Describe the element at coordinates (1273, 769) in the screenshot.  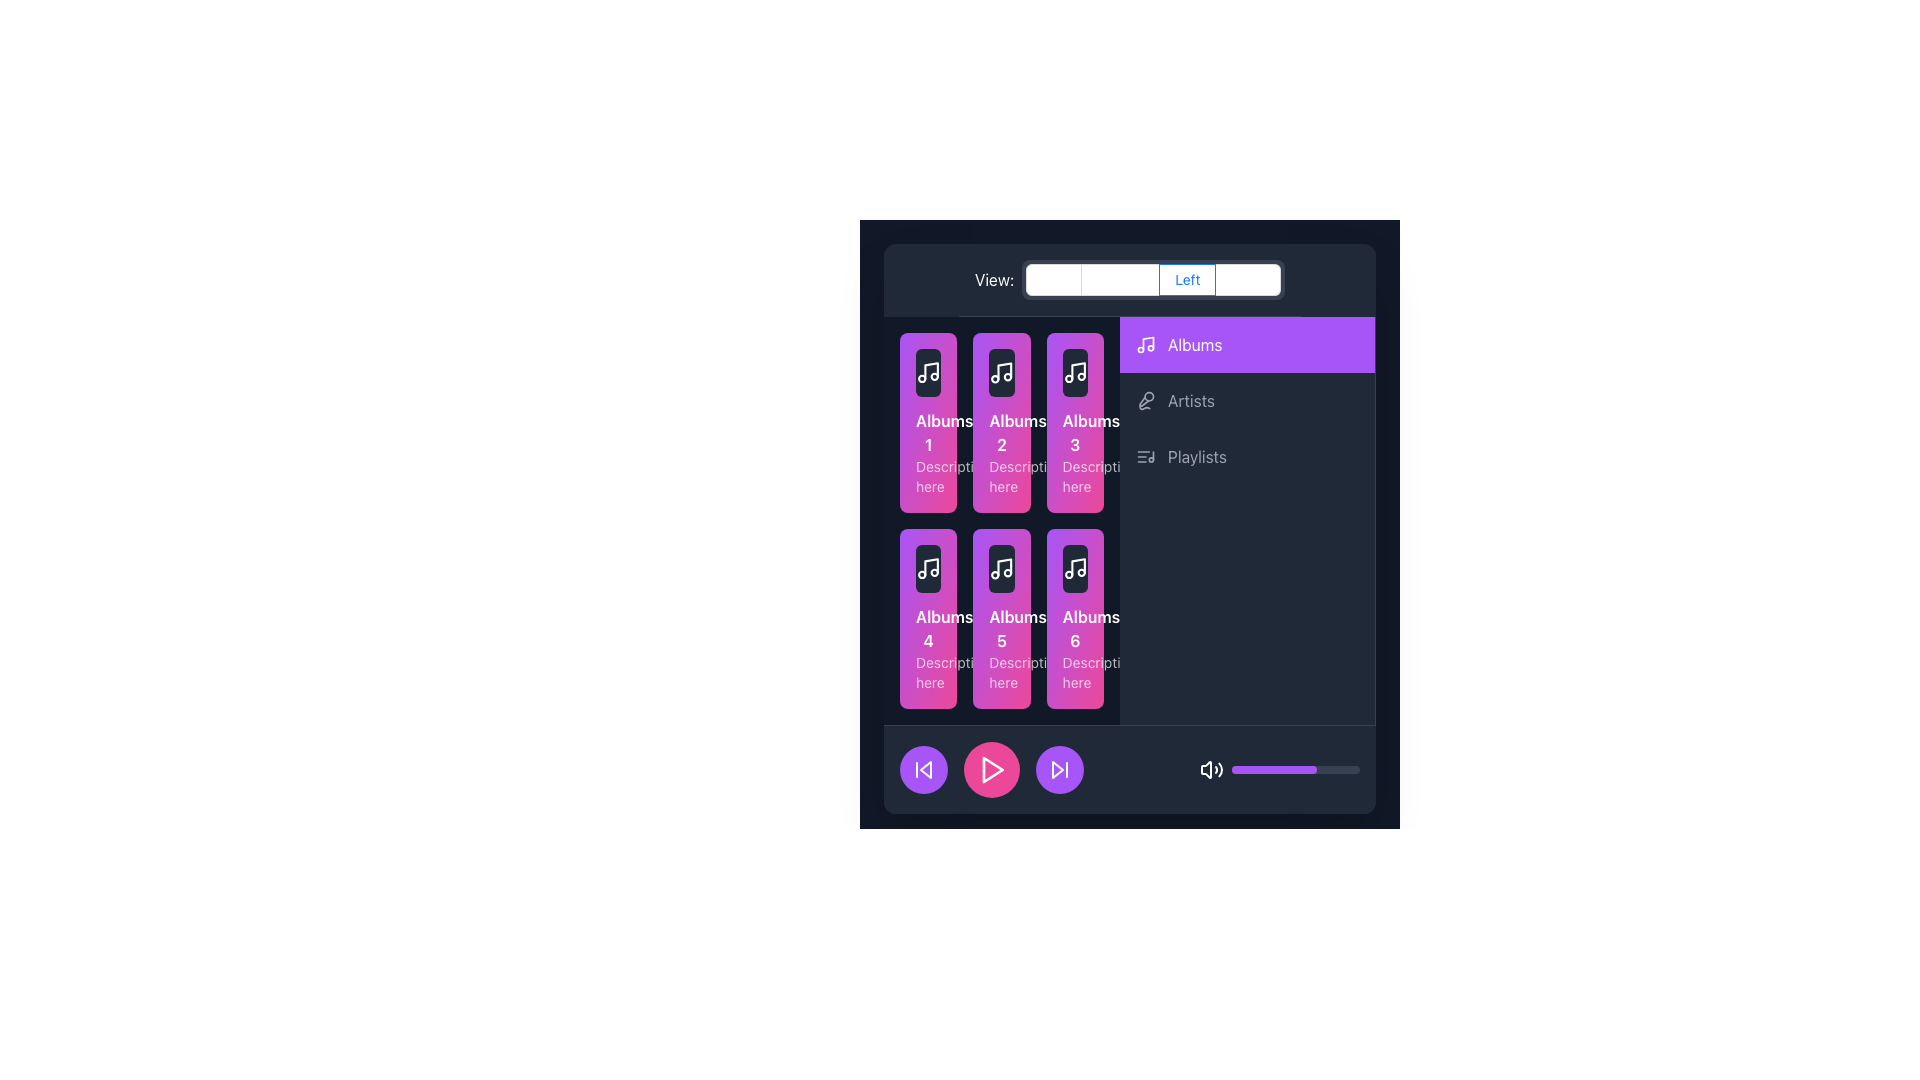
I see `the filled portion of the progress bar segment located in the bottom section of the interface, which visually indicates the current volume level or progress state` at that location.